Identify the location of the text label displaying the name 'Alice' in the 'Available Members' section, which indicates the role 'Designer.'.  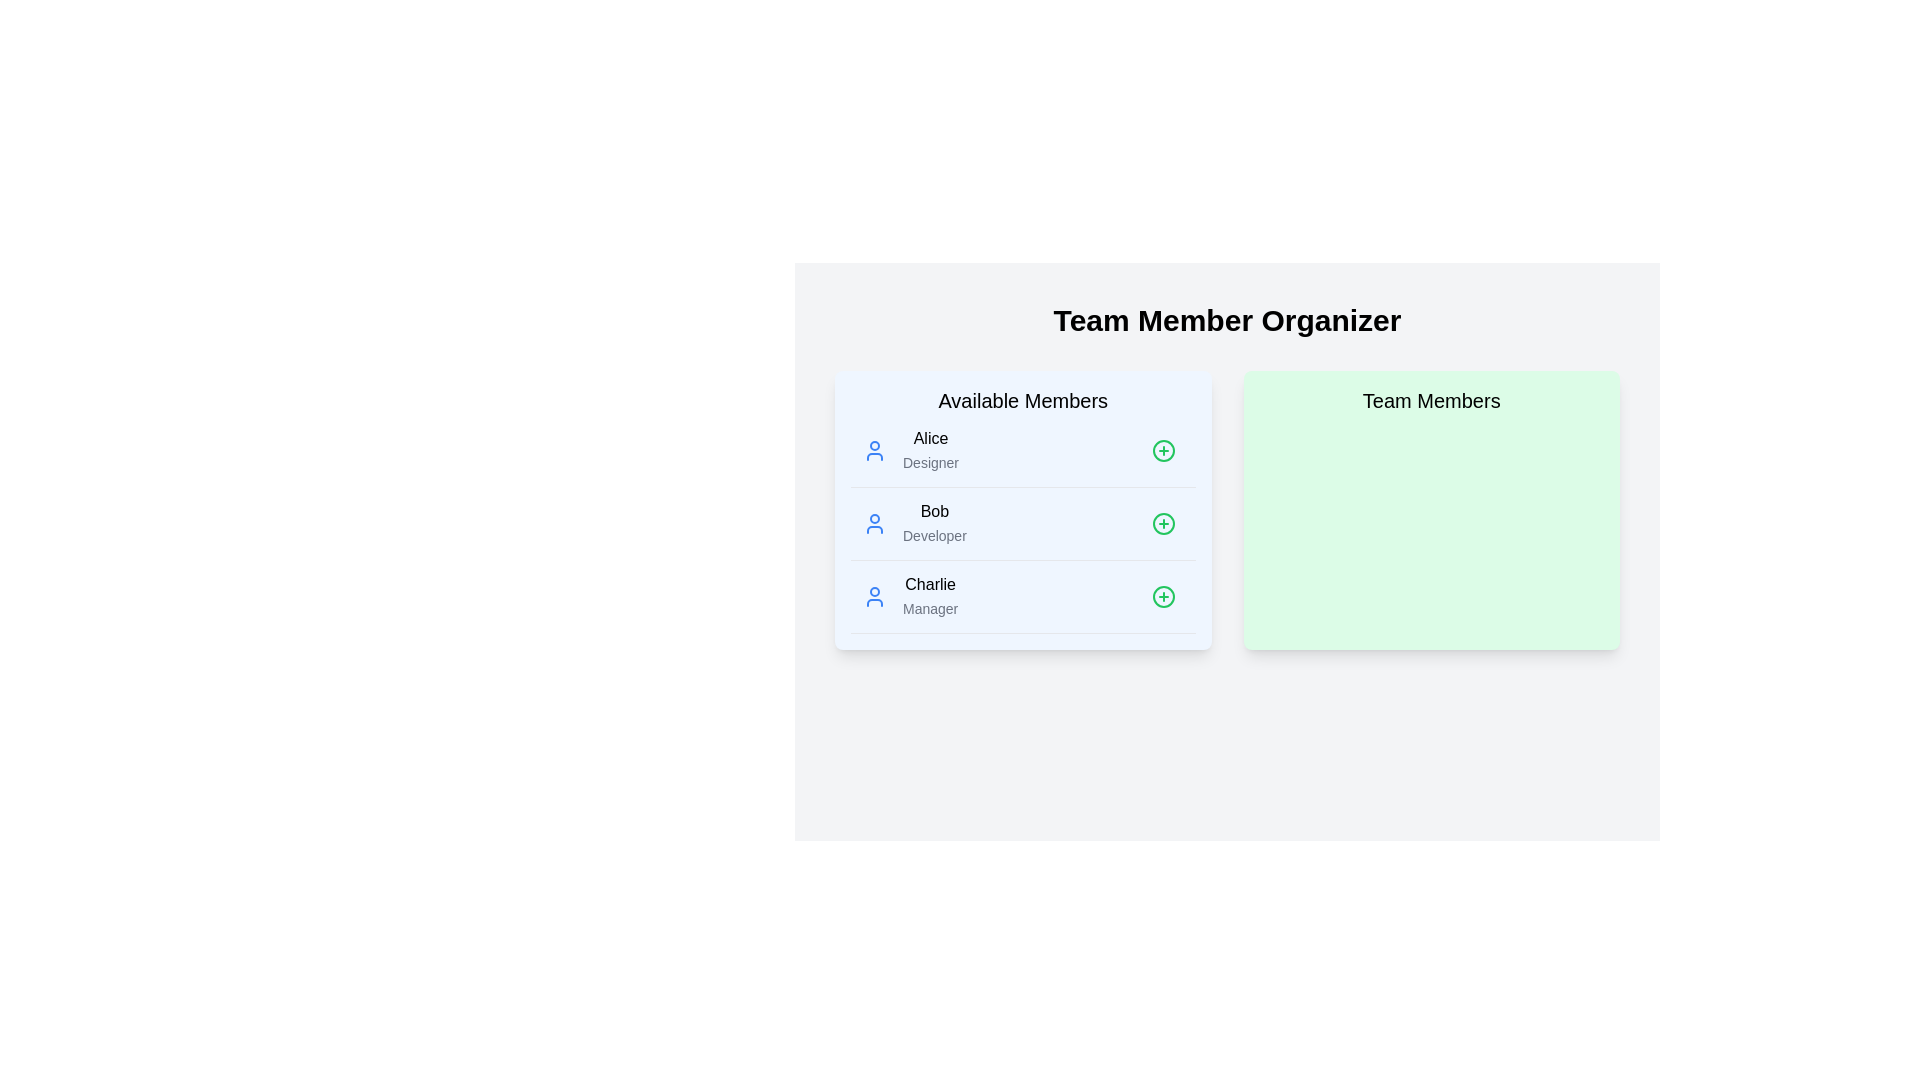
(930, 438).